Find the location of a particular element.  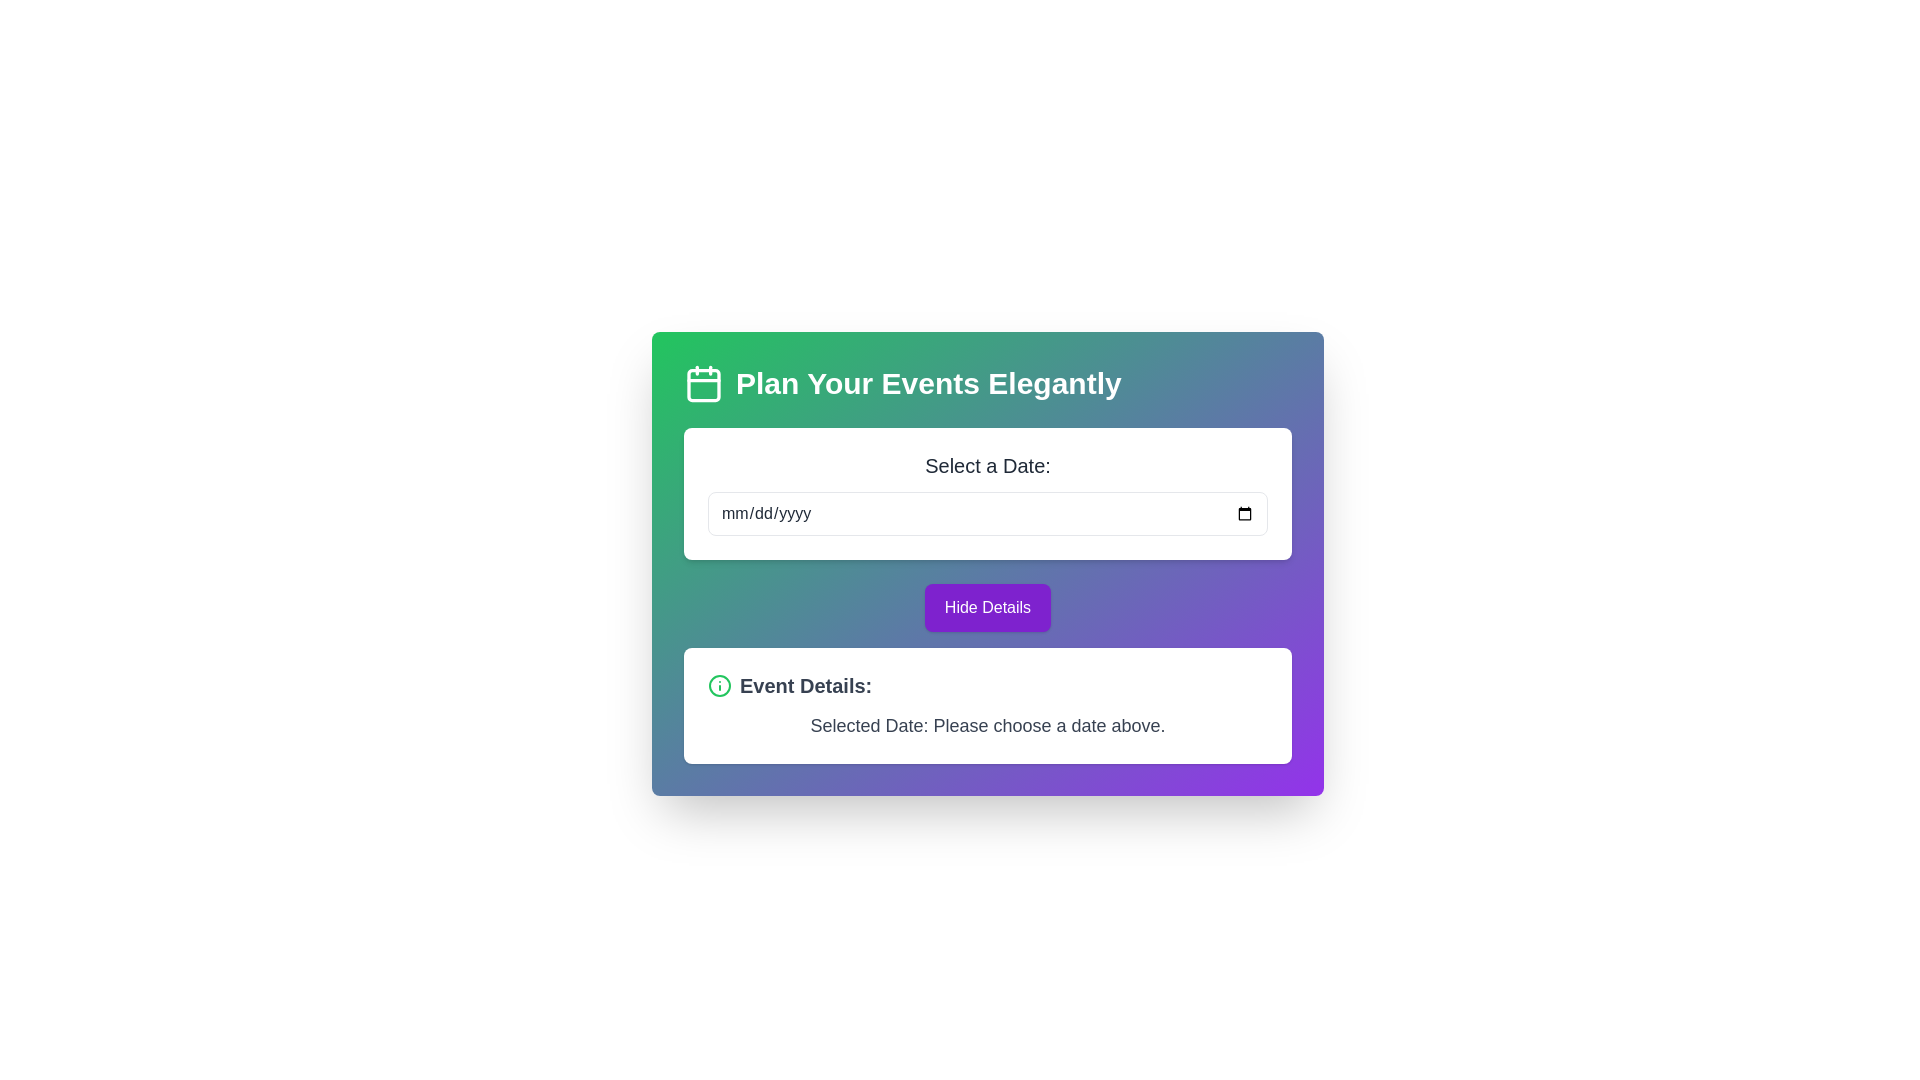

the info icon represented by the green SVG circle that frames the 'i' symbol, located to the left of the 'Event Details:' text is located at coordinates (720, 685).